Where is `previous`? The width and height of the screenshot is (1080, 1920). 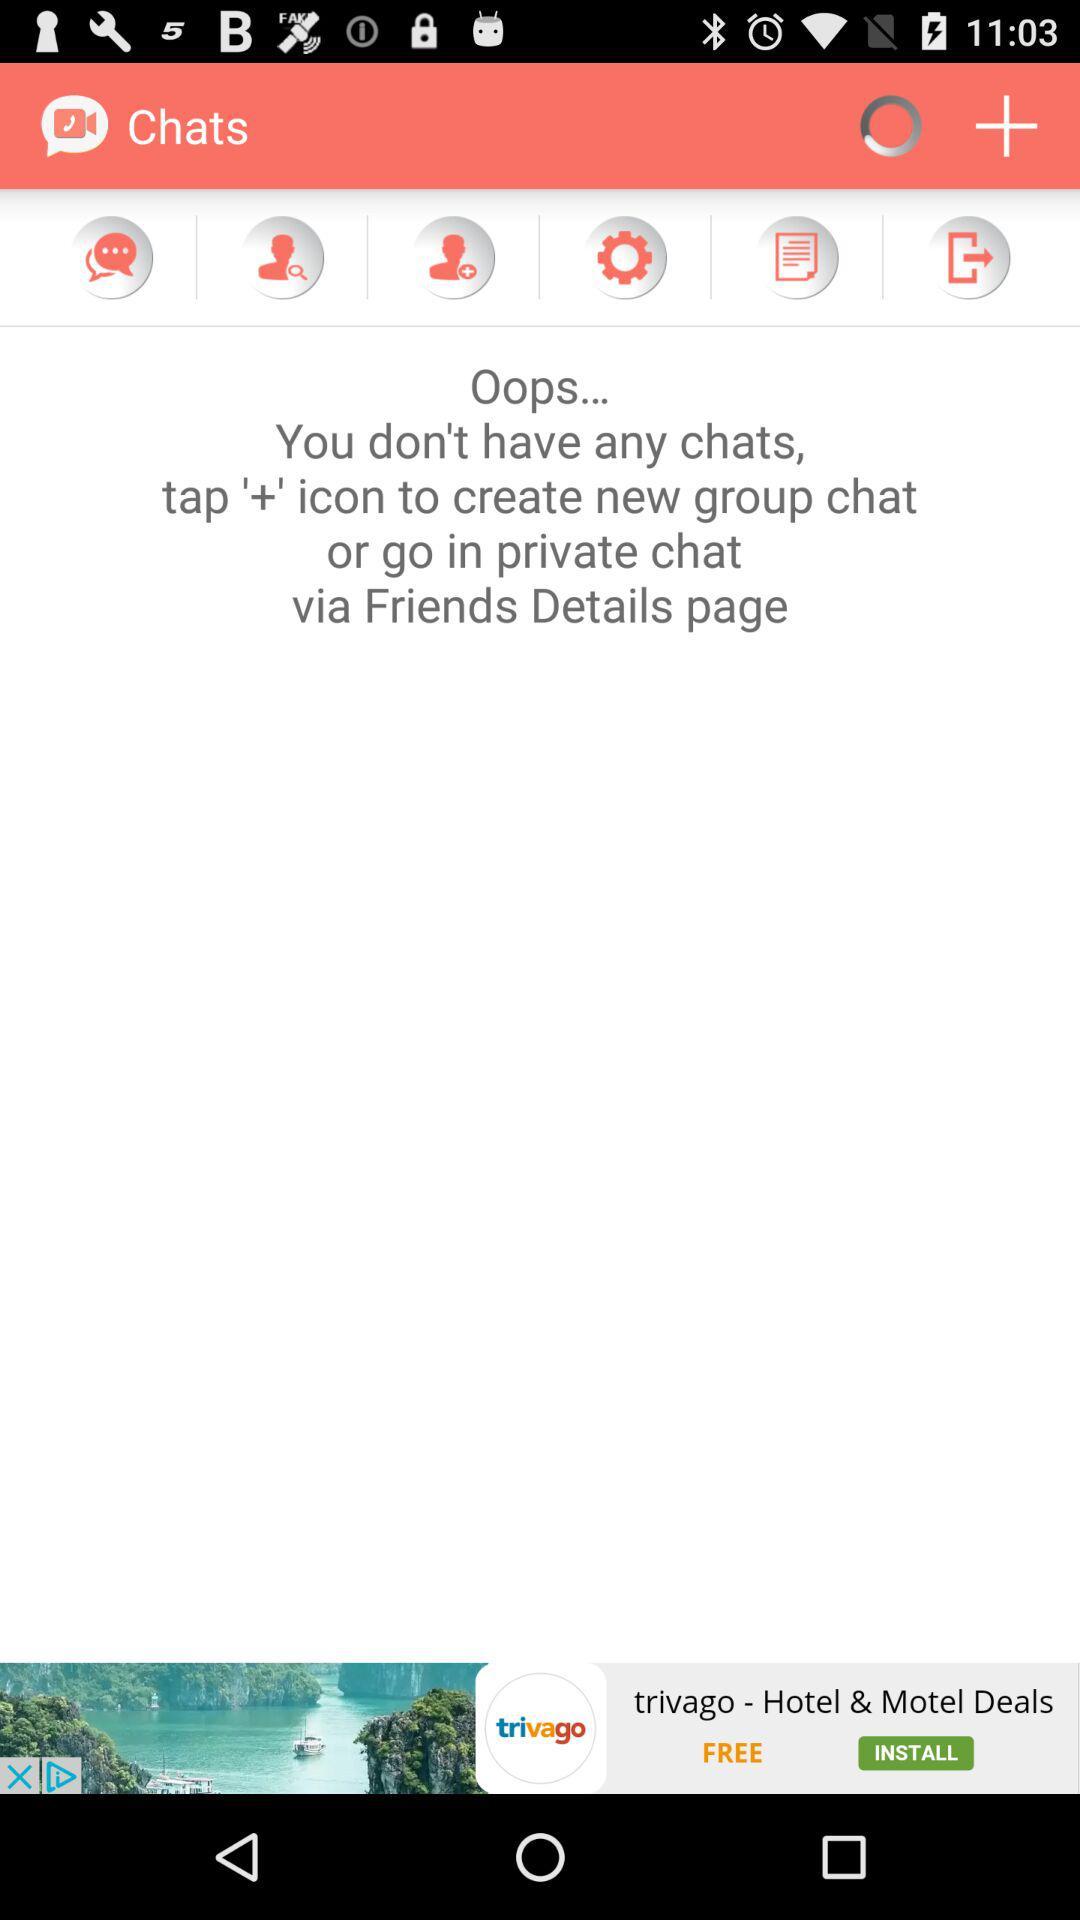 previous is located at coordinates (967, 256).